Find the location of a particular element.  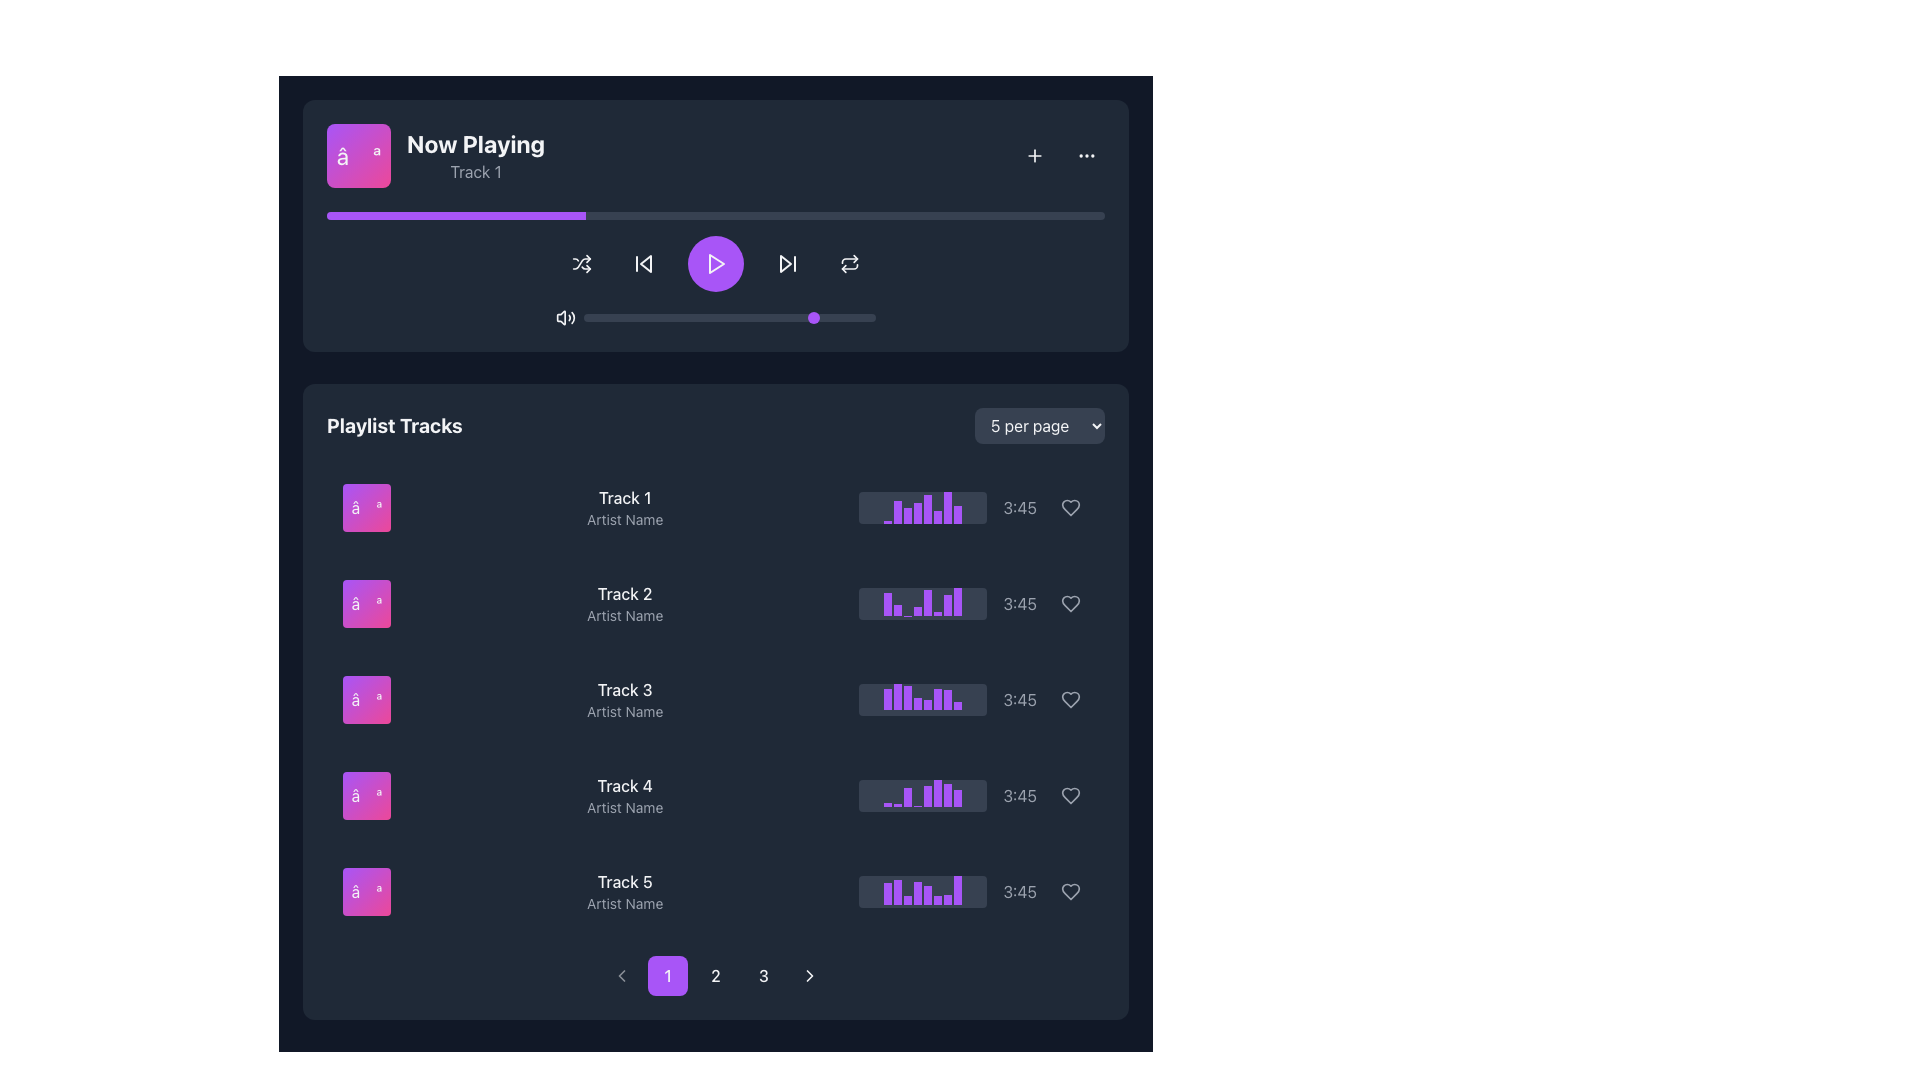

playback progress is located at coordinates (964, 216).